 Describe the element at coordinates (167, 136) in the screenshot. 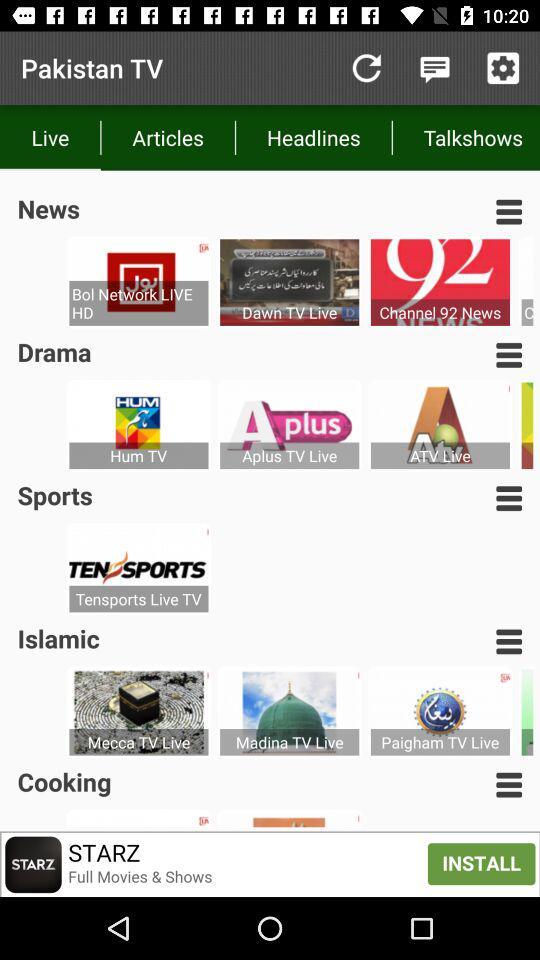

I see `articles item` at that location.